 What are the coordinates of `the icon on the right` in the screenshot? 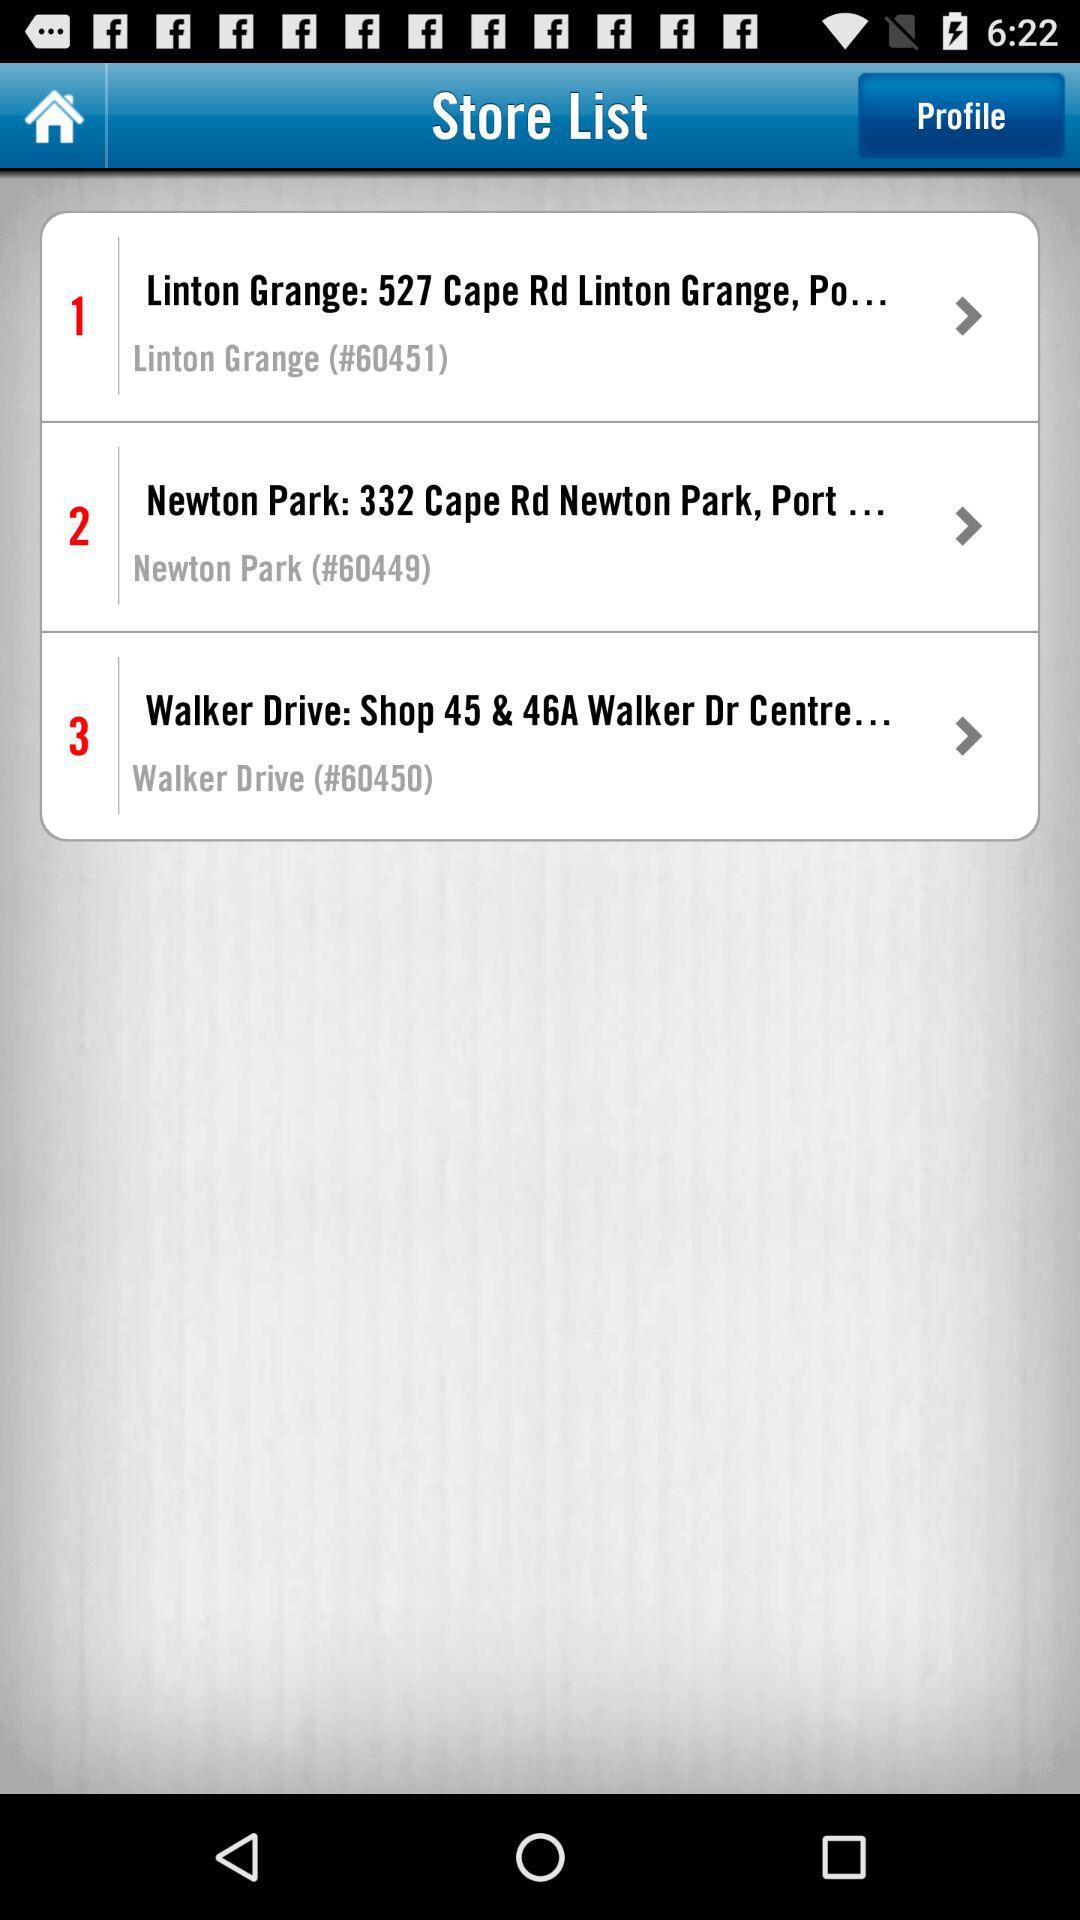 It's located at (966, 735).